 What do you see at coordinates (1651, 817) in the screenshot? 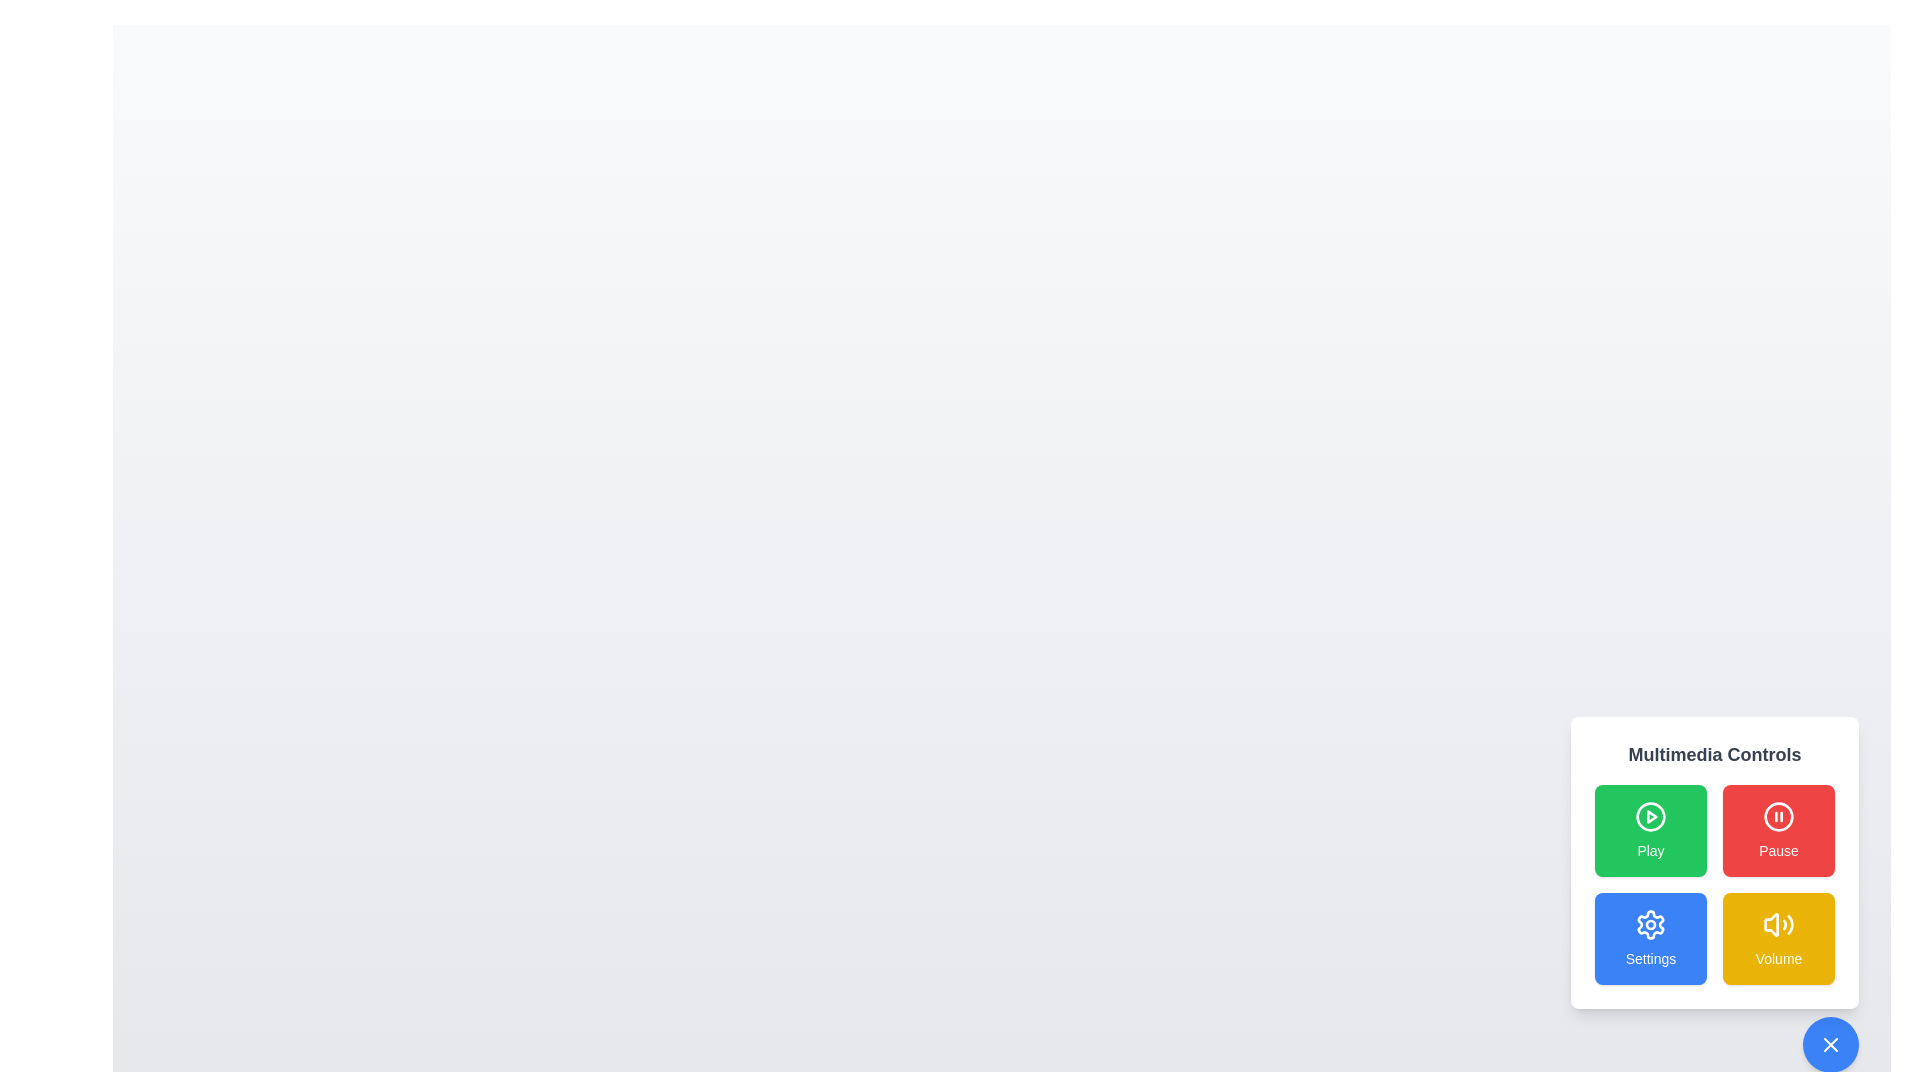
I see `the circular play icon featuring a white triangular play symbol on a green background` at bounding box center [1651, 817].